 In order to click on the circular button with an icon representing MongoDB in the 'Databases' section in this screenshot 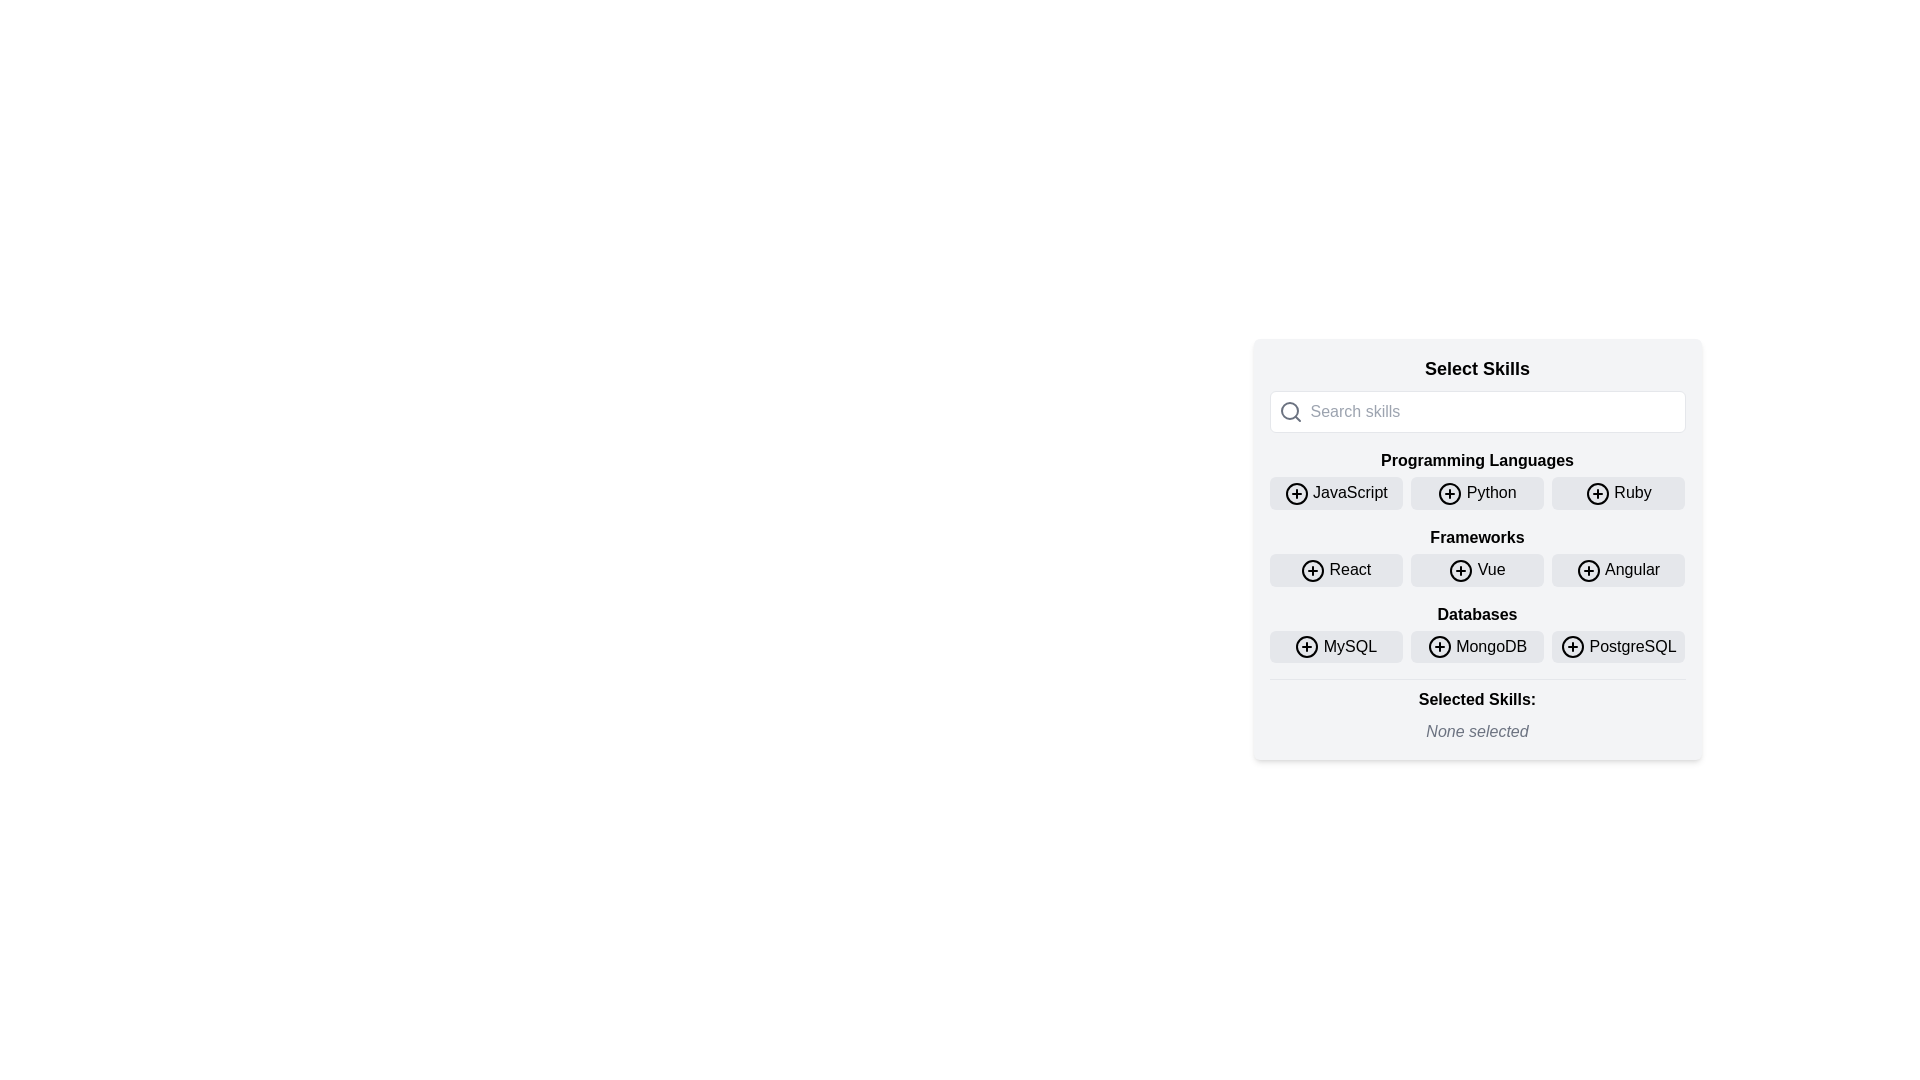, I will do `click(1438, 647)`.